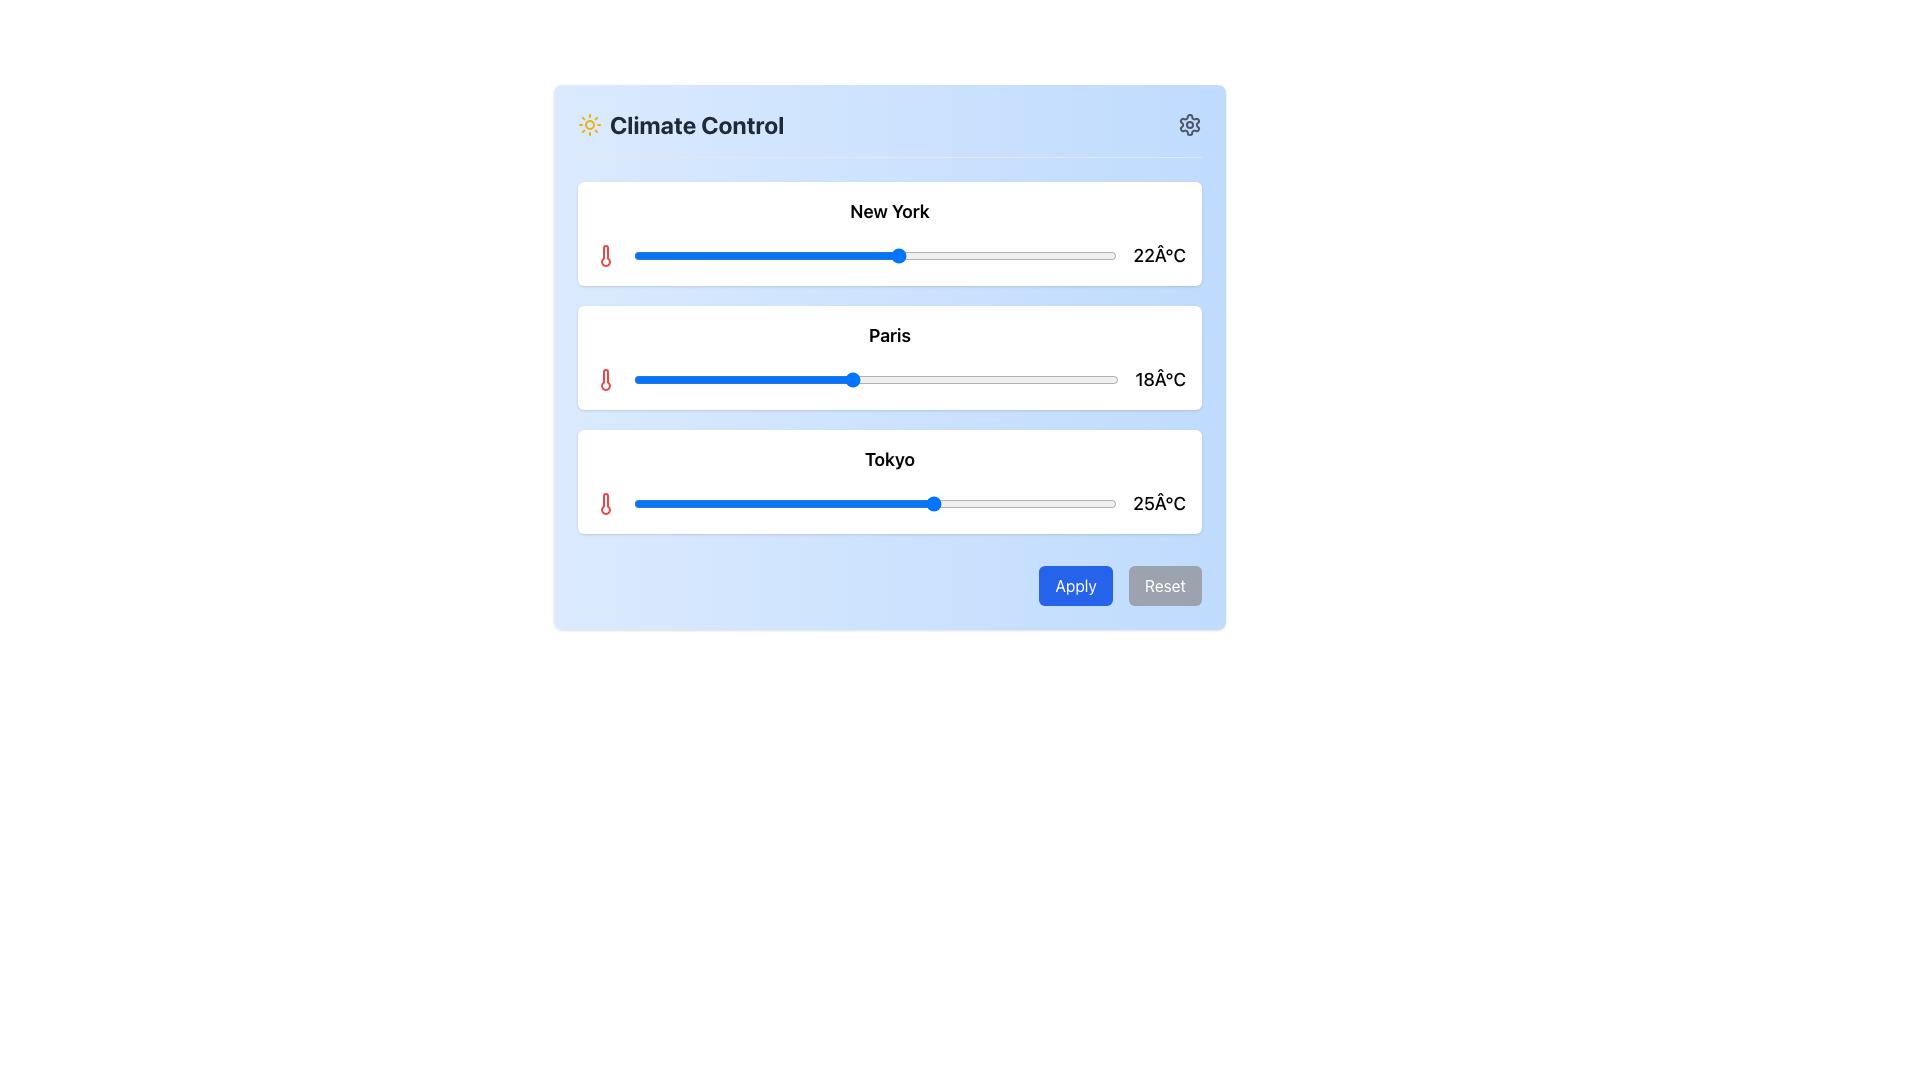 This screenshot has width=1920, height=1080. What do you see at coordinates (935, 503) in the screenshot?
I see `the Tokyo temperature` at bounding box center [935, 503].